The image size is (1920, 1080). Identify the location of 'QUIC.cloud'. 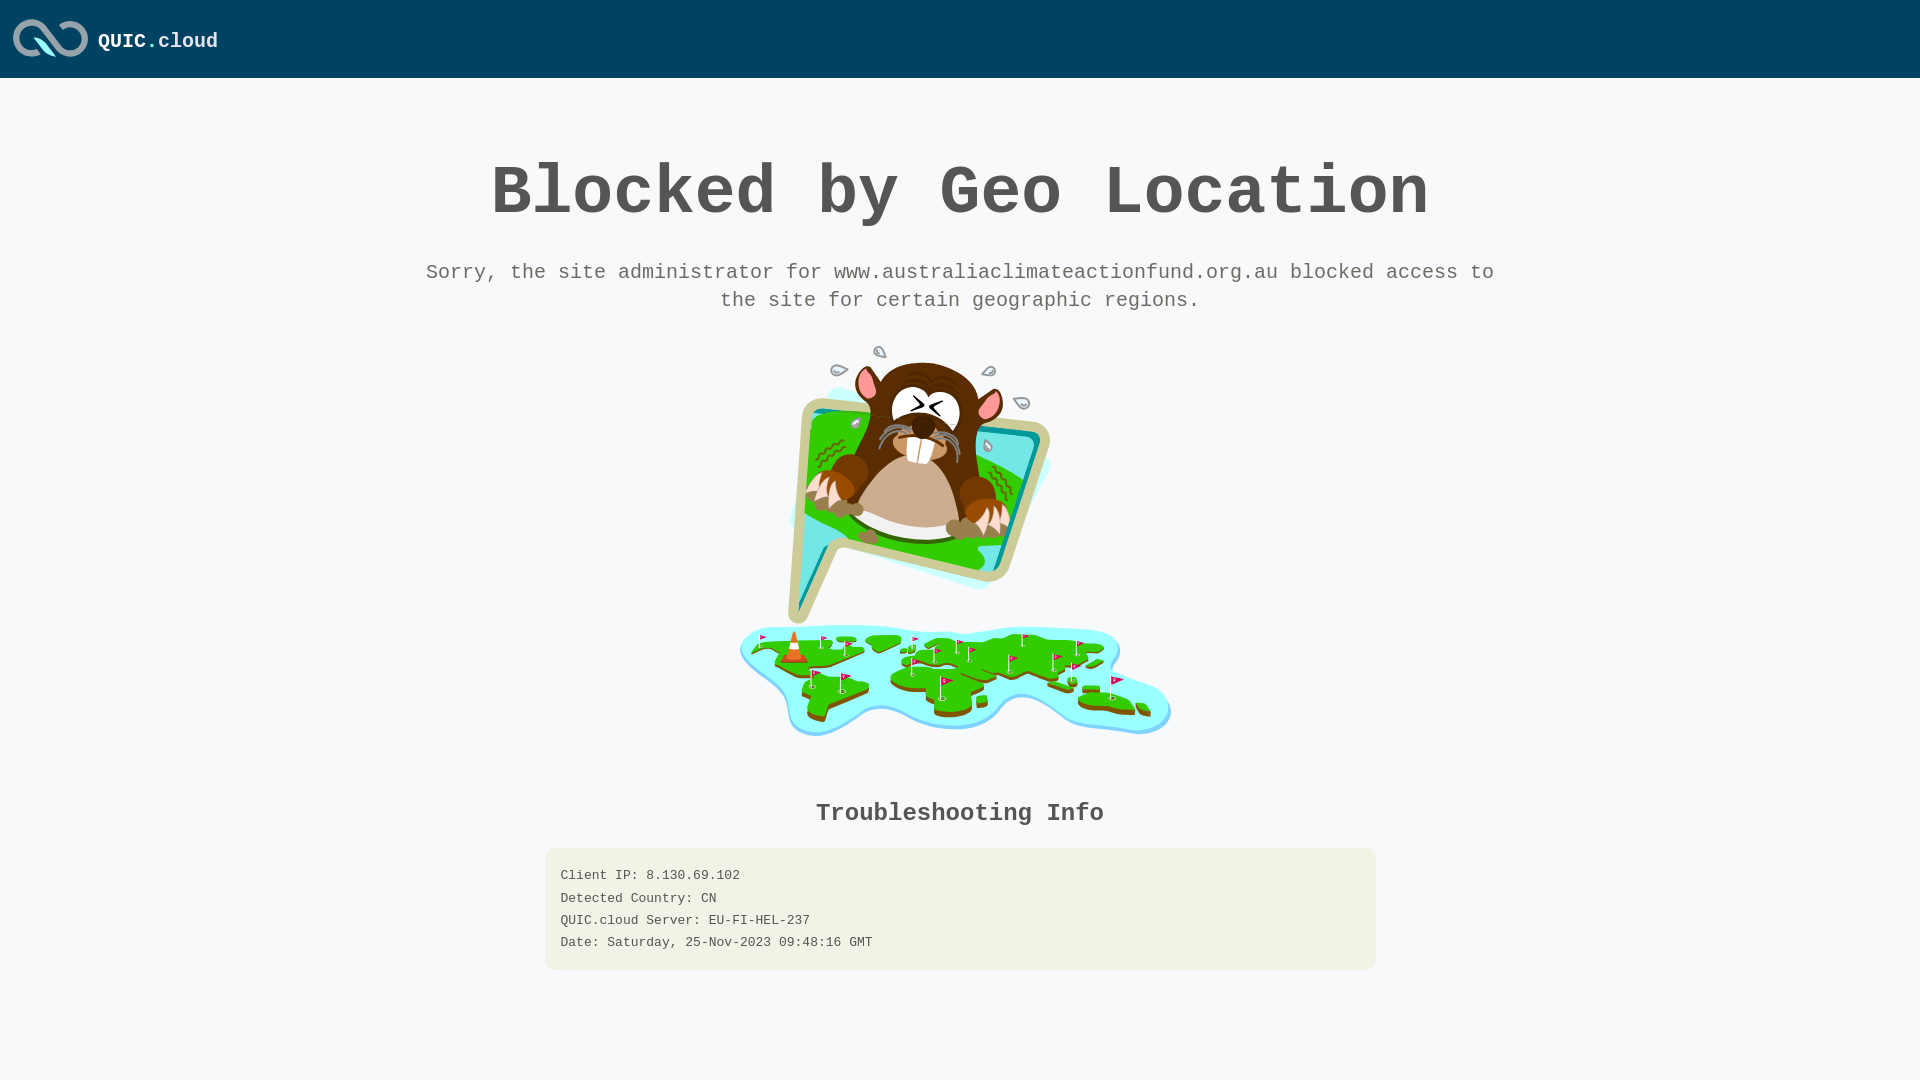
(157, 41).